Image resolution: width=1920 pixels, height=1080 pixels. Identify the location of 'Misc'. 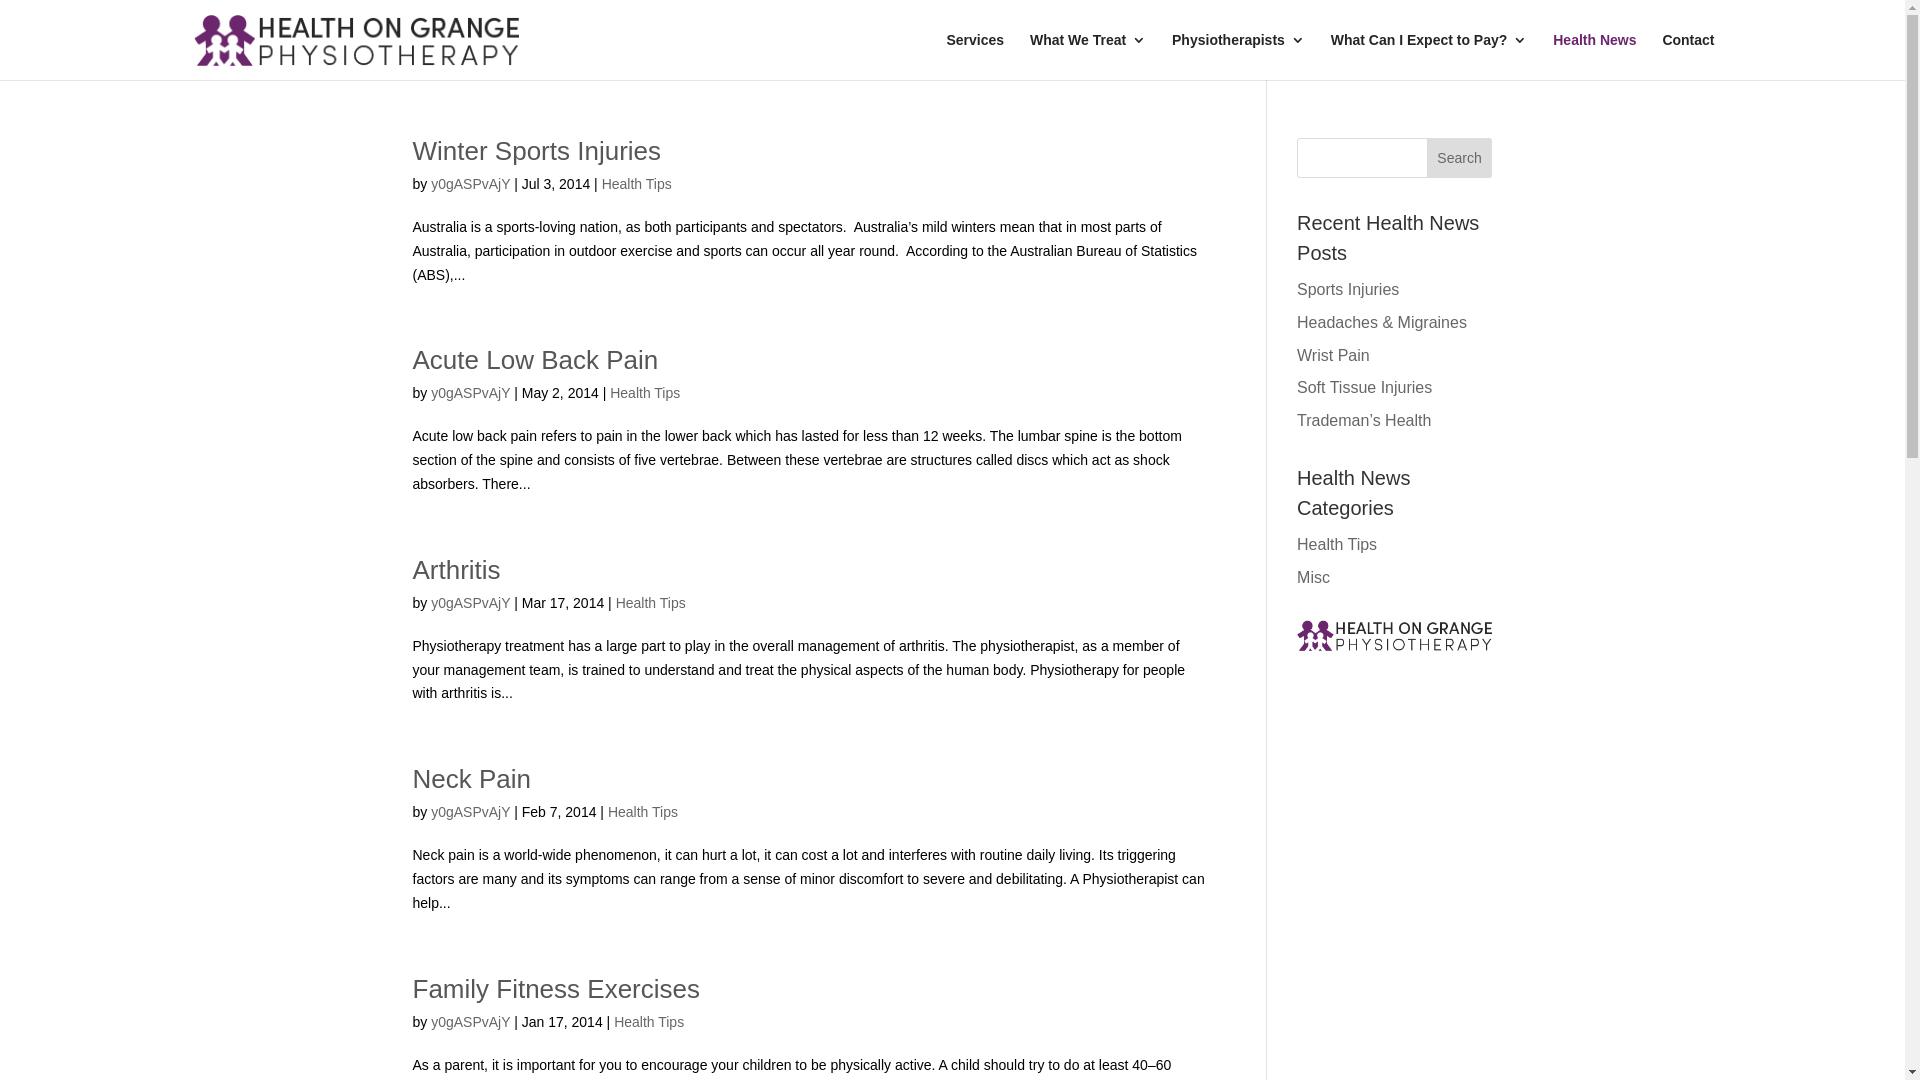
(1296, 577).